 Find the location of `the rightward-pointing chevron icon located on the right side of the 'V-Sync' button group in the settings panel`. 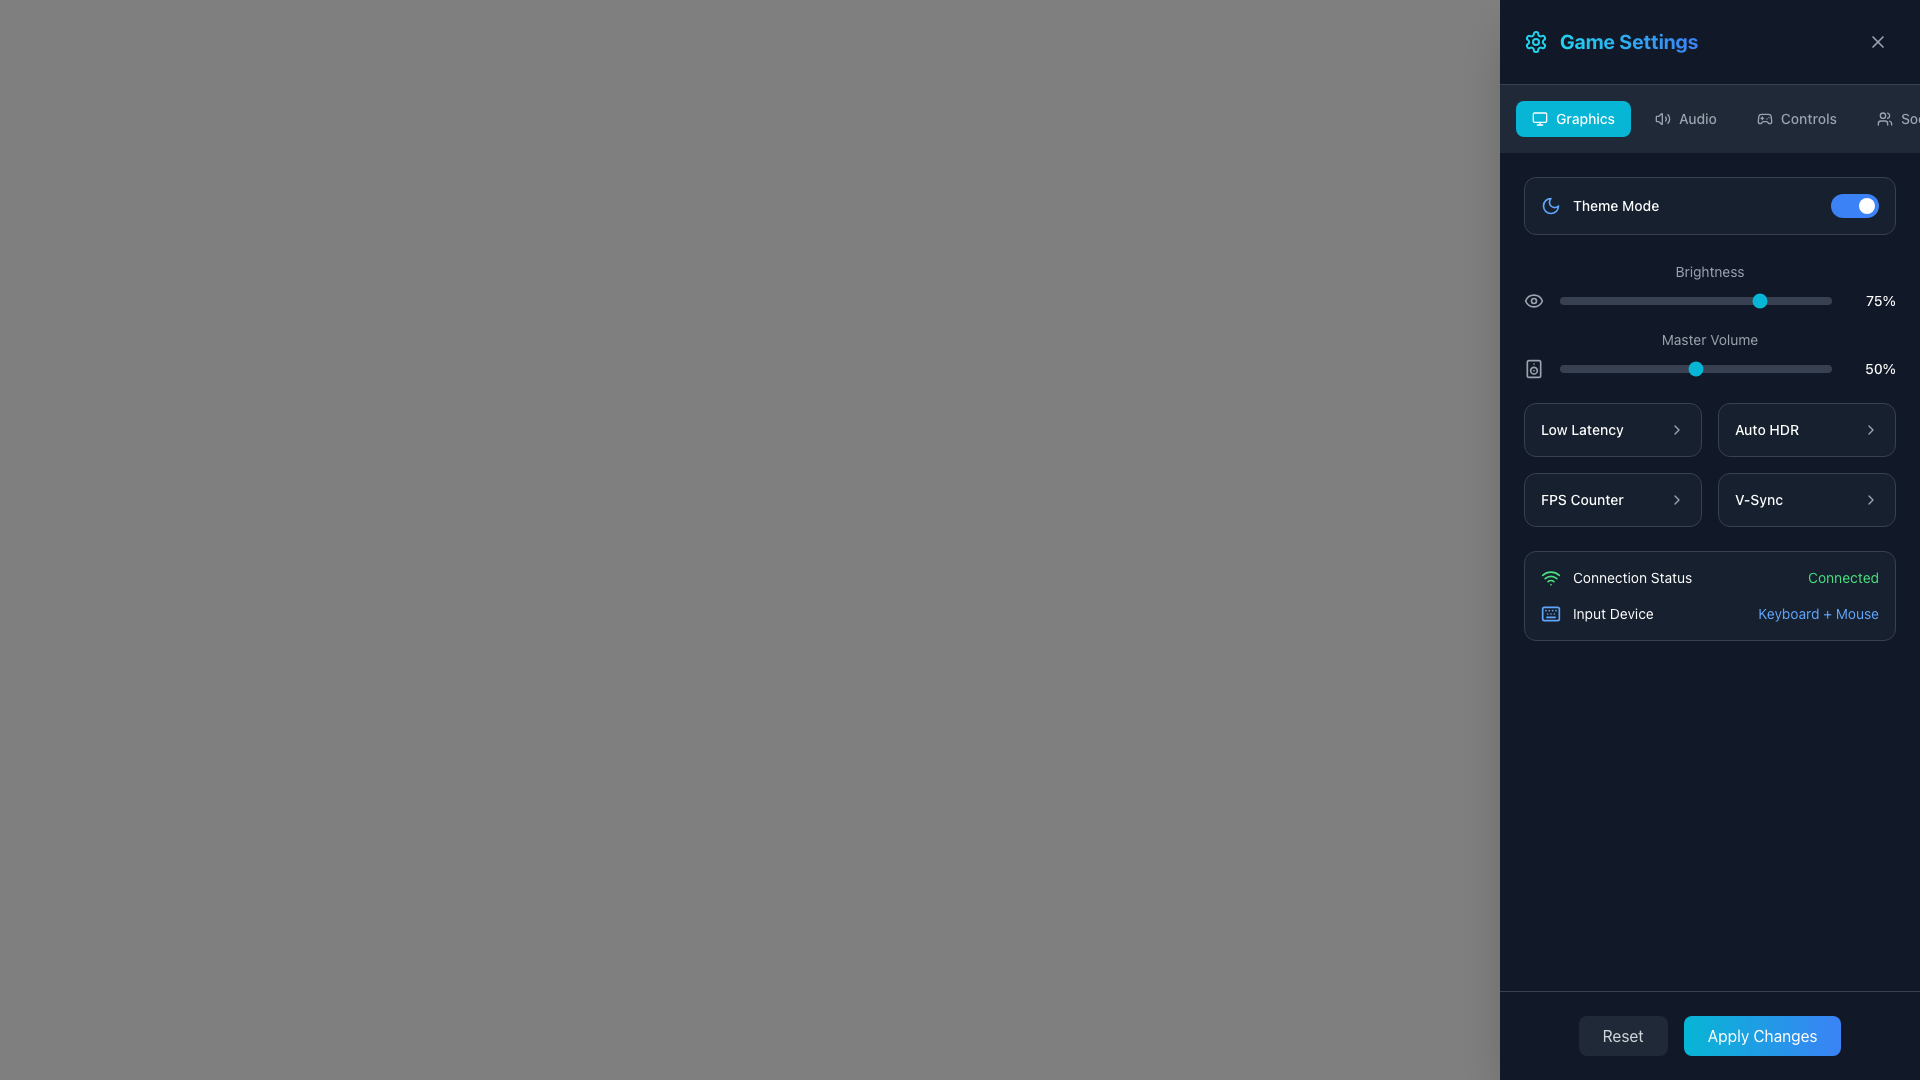

the rightward-pointing chevron icon located on the right side of the 'V-Sync' button group in the settings panel is located at coordinates (1870, 499).